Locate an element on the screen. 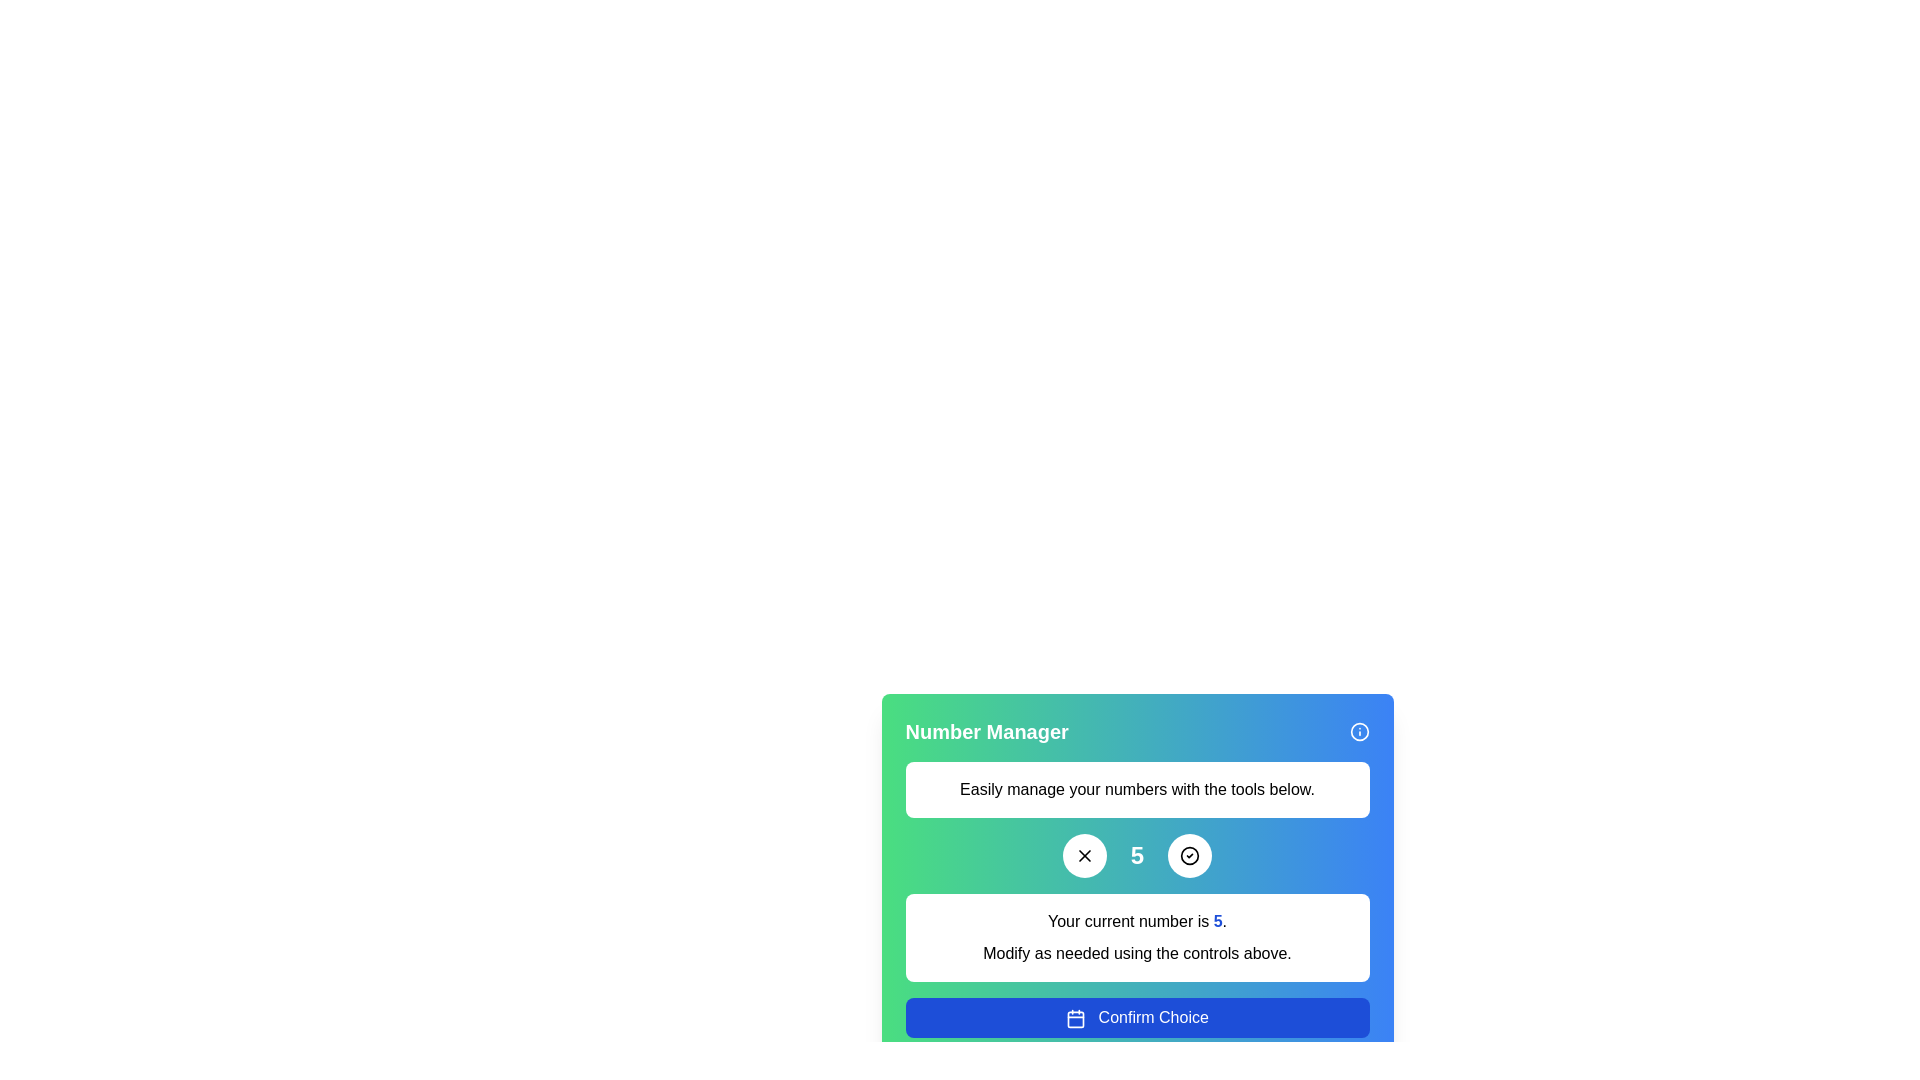 The height and width of the screenshot is (1080, 1920). the SVG circle element that is part of a check mark graphic within an icon, located at the center of the icon above a number is located at coordinates (1190, 855).